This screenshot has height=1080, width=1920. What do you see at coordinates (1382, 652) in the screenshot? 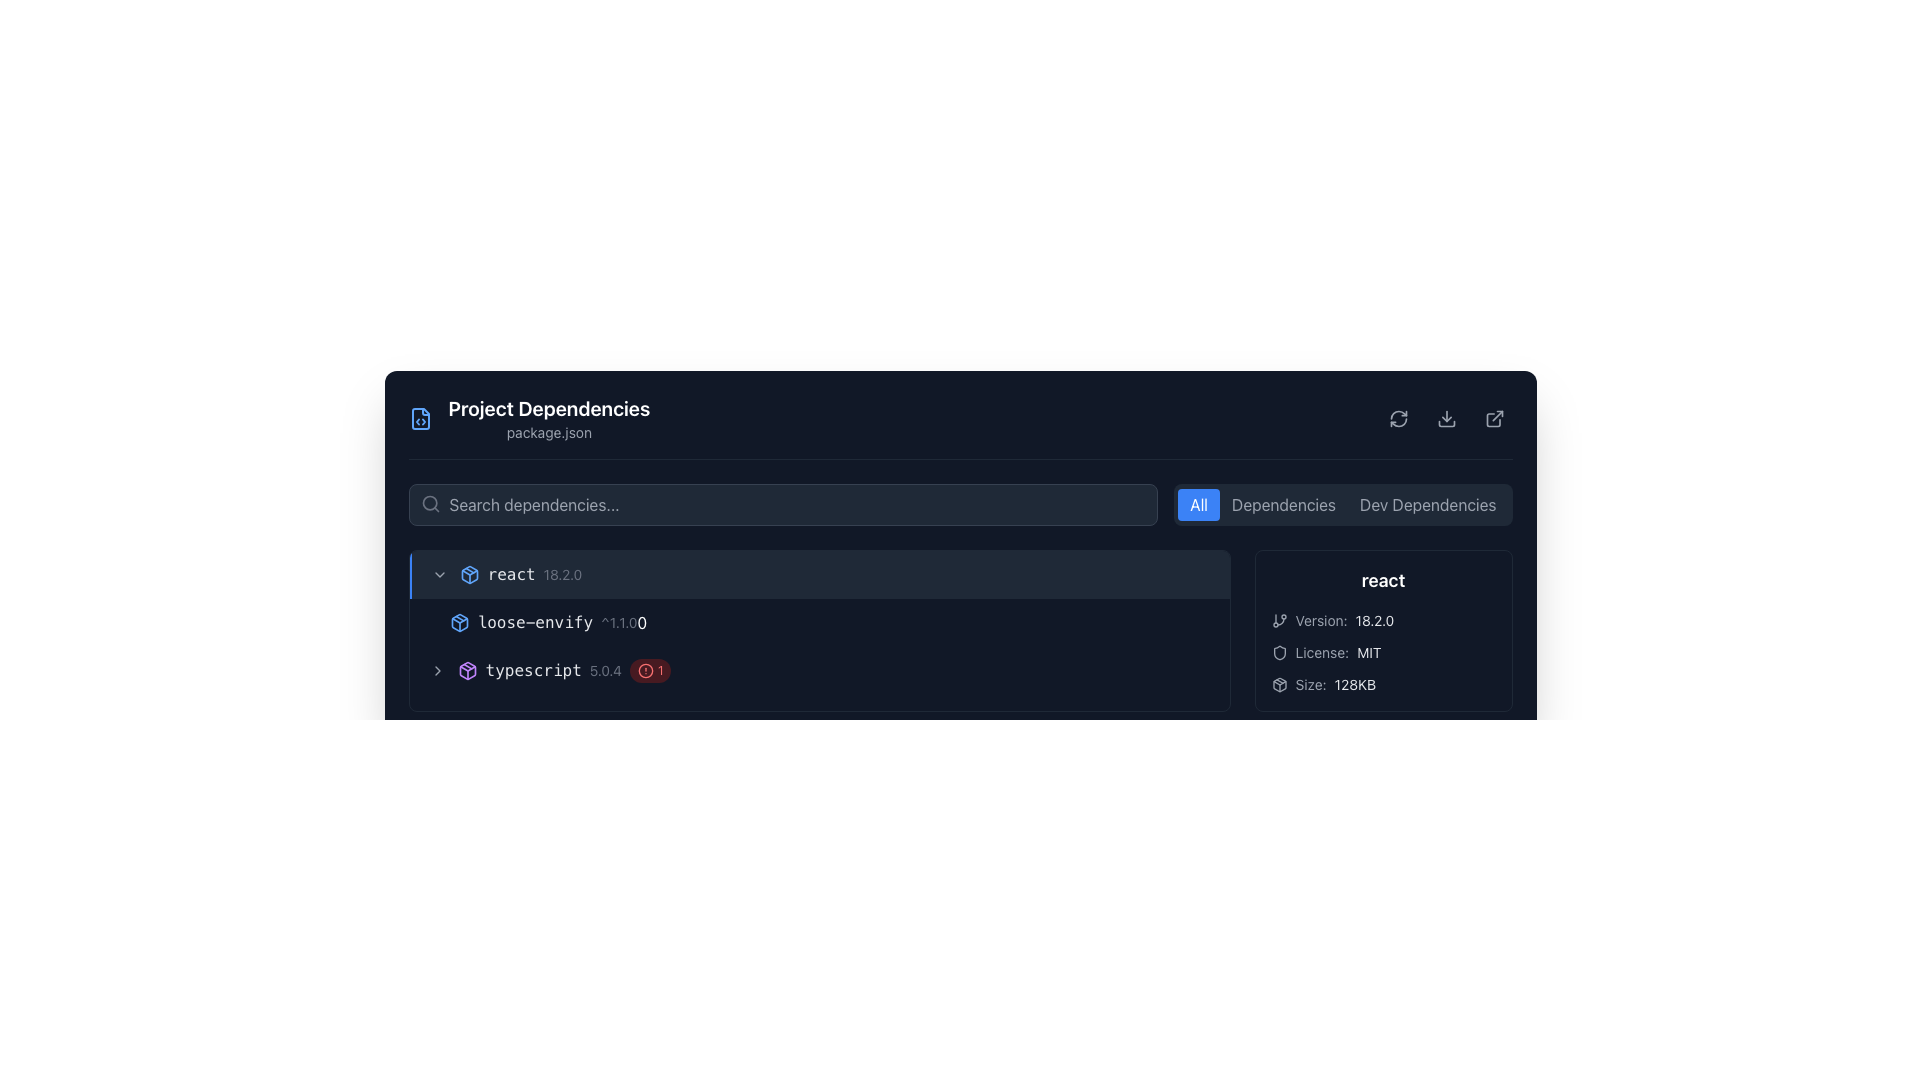
I see `the Informational block displaying version, license, and size information located beneath the title 'react'` at bounding box center [1382, 652].